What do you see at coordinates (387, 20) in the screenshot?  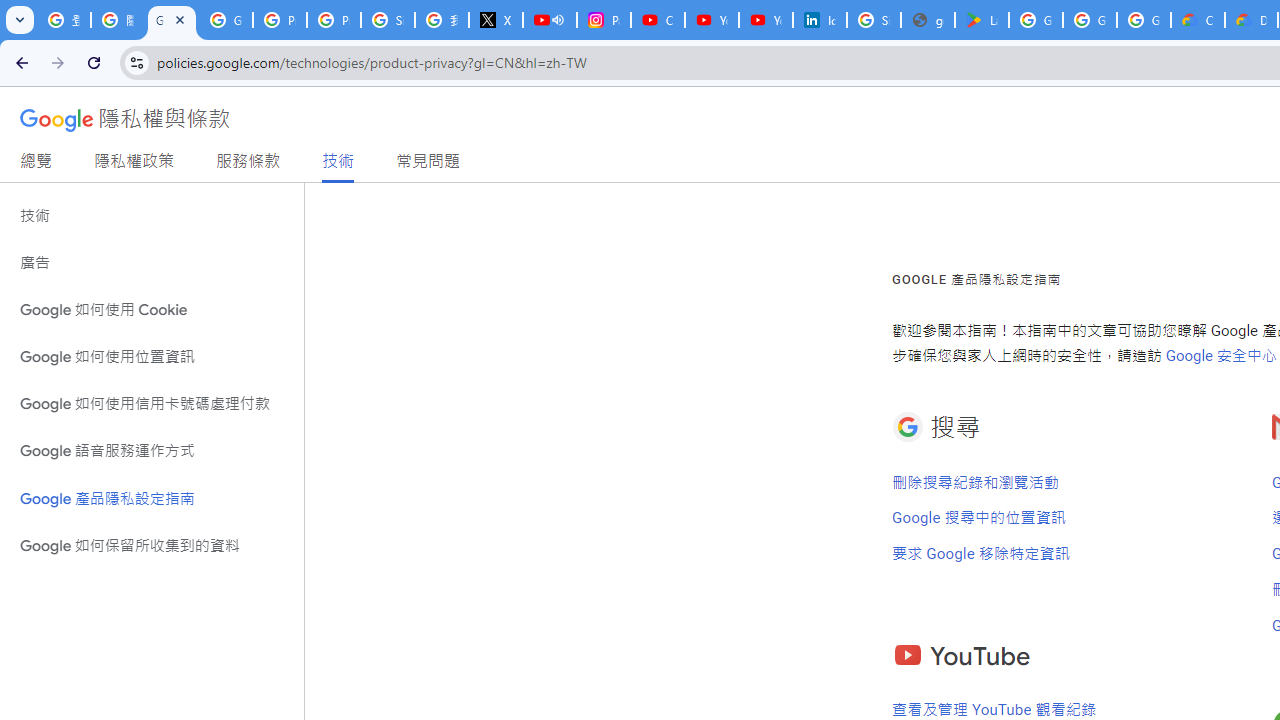 I see `'Sign in - Google Accounts'` at bounding box center [387, 20].